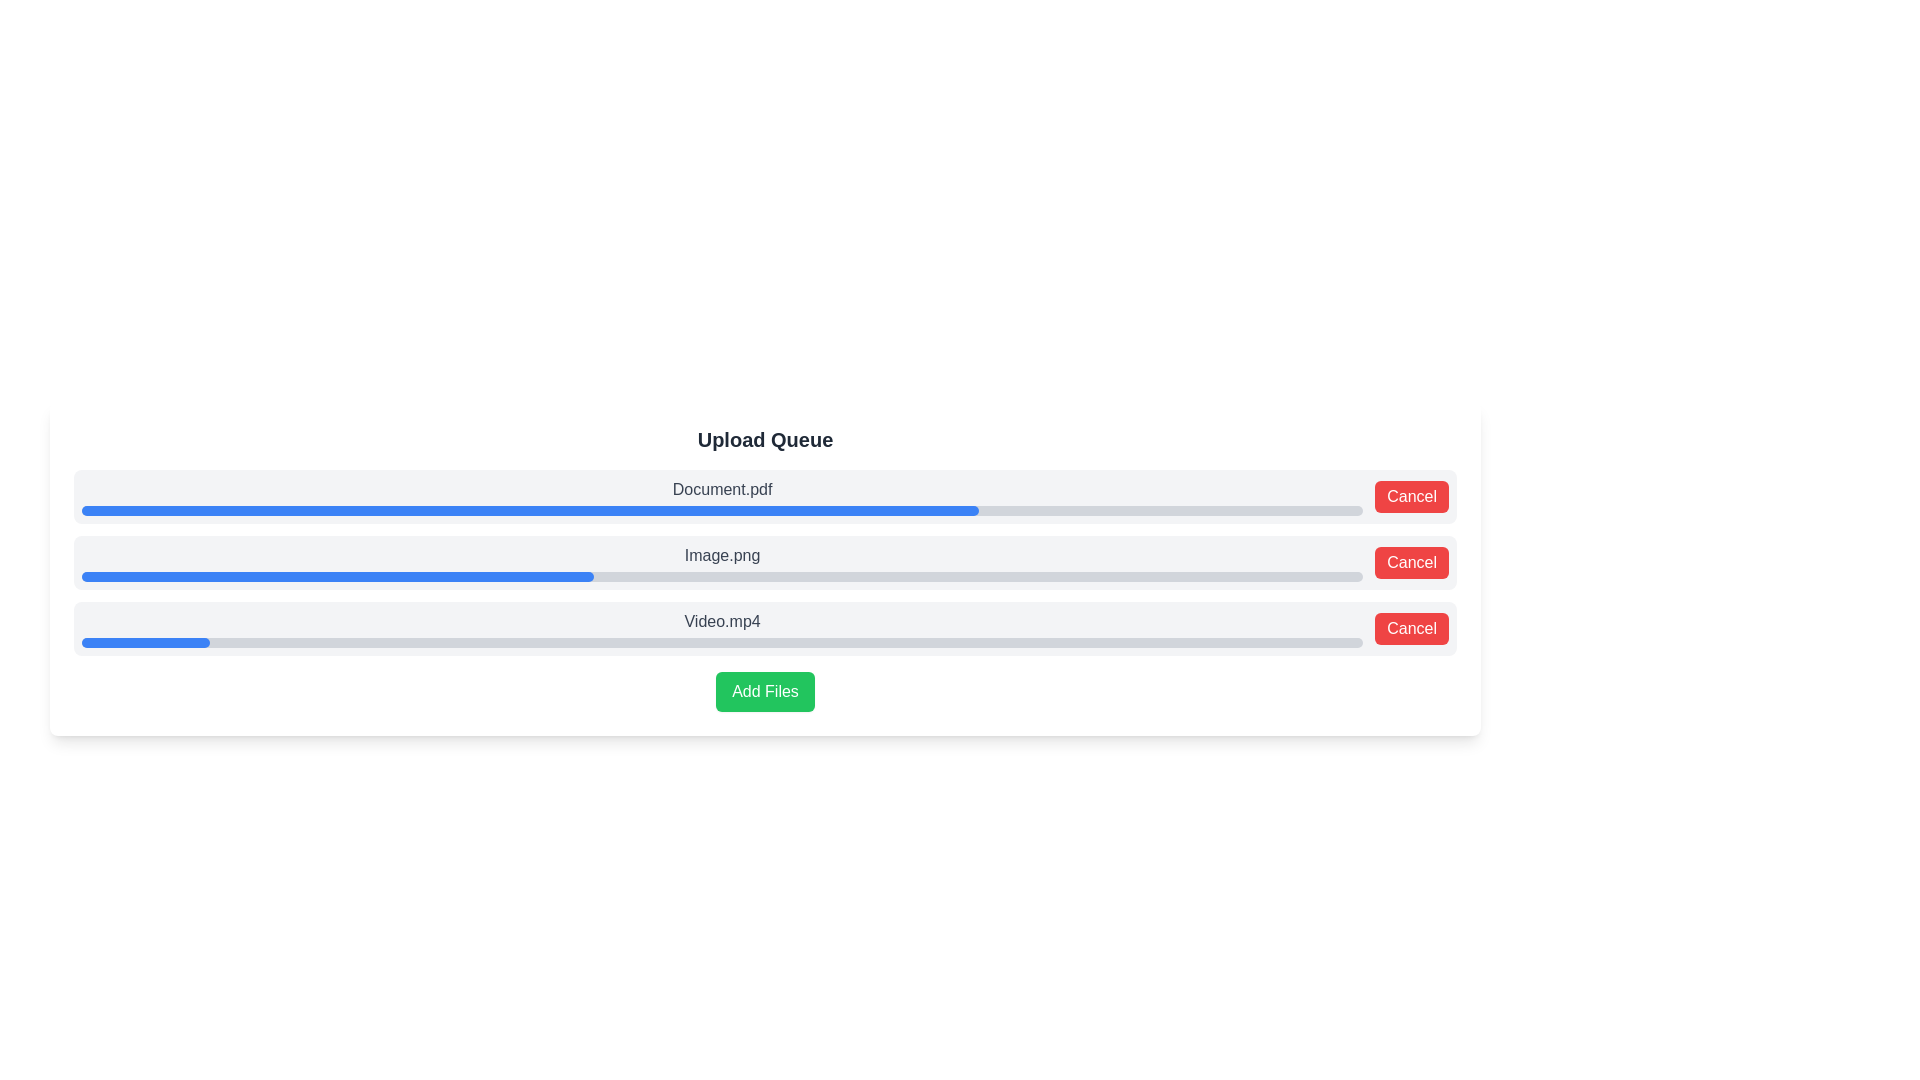 The width and height of the screenshot is (1920, 1080). Describe the element at coordinates (530, 509) in the screenshot. I see `the progress visually of the Progress Bar associated with the file 'Document.pdf' located in the 'Upload Queue' section` at that location.